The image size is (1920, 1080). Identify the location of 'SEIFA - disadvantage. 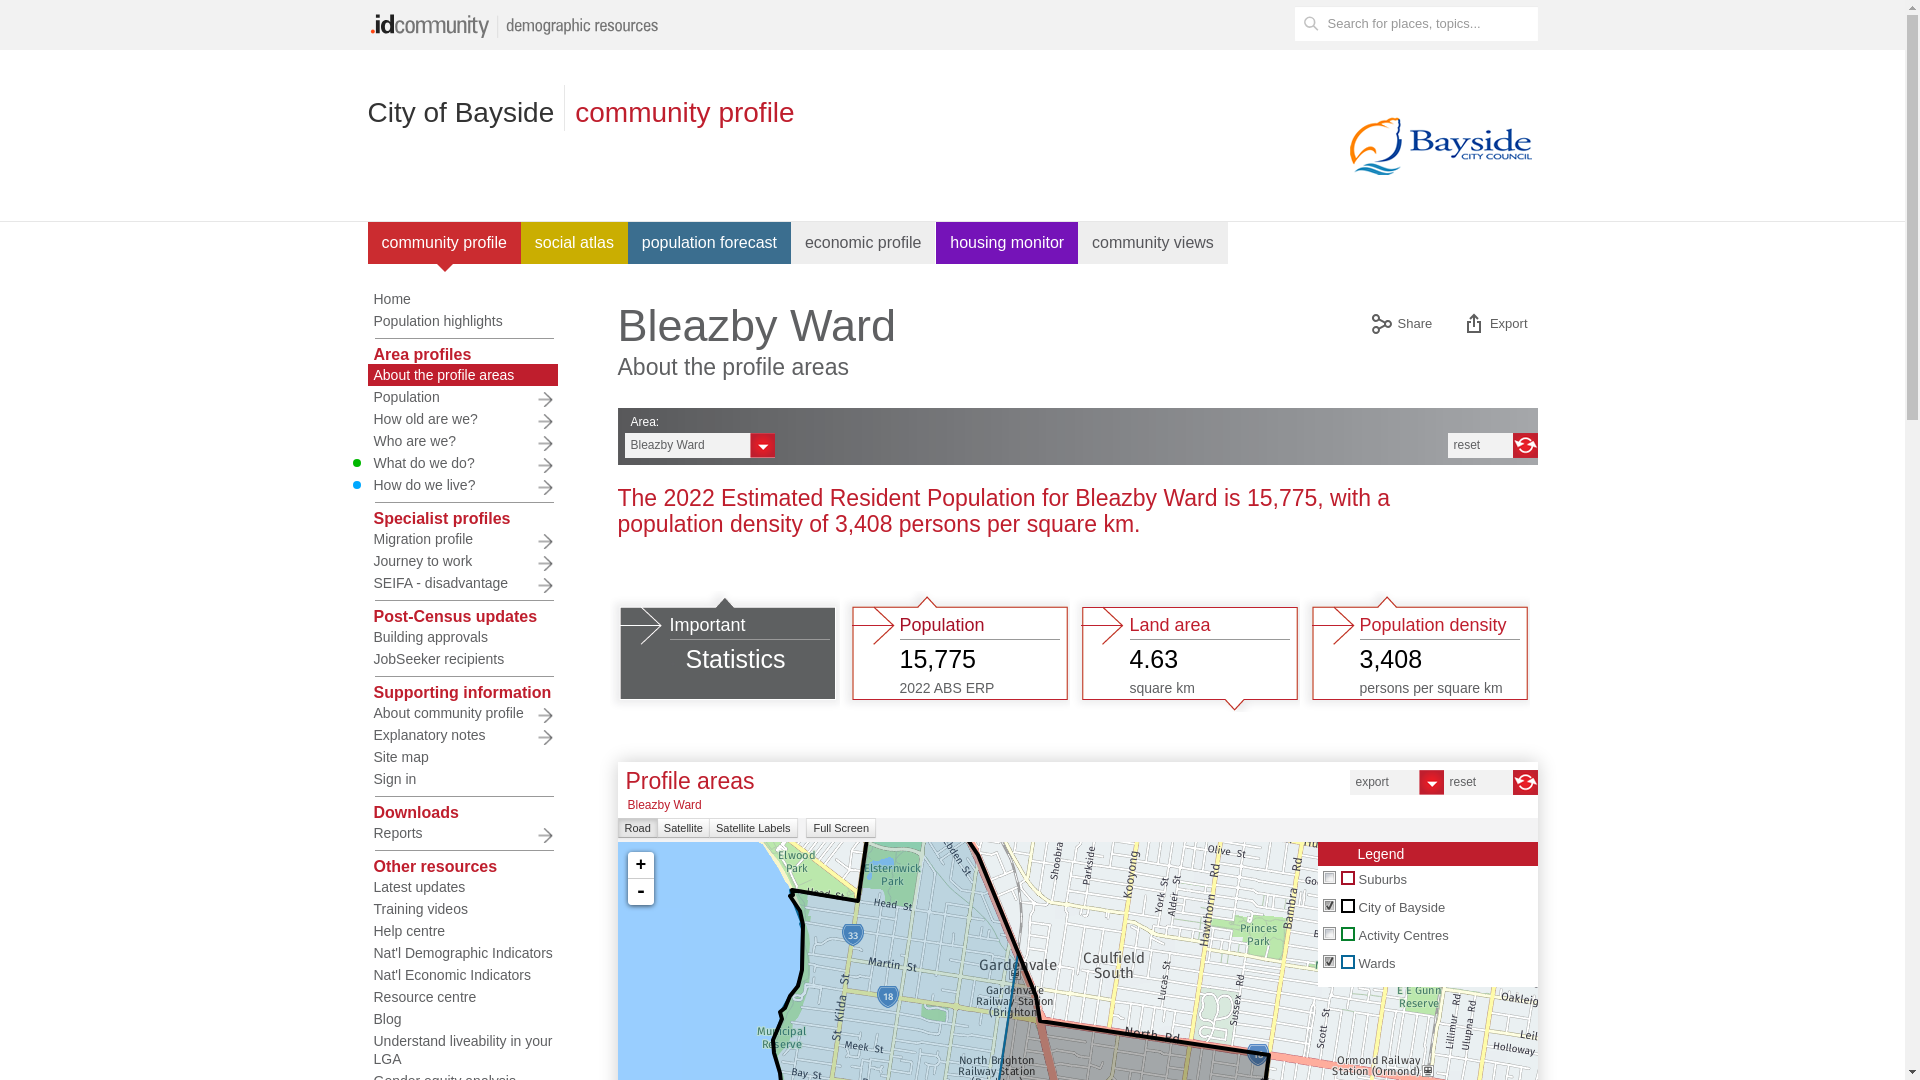
(368, 582).